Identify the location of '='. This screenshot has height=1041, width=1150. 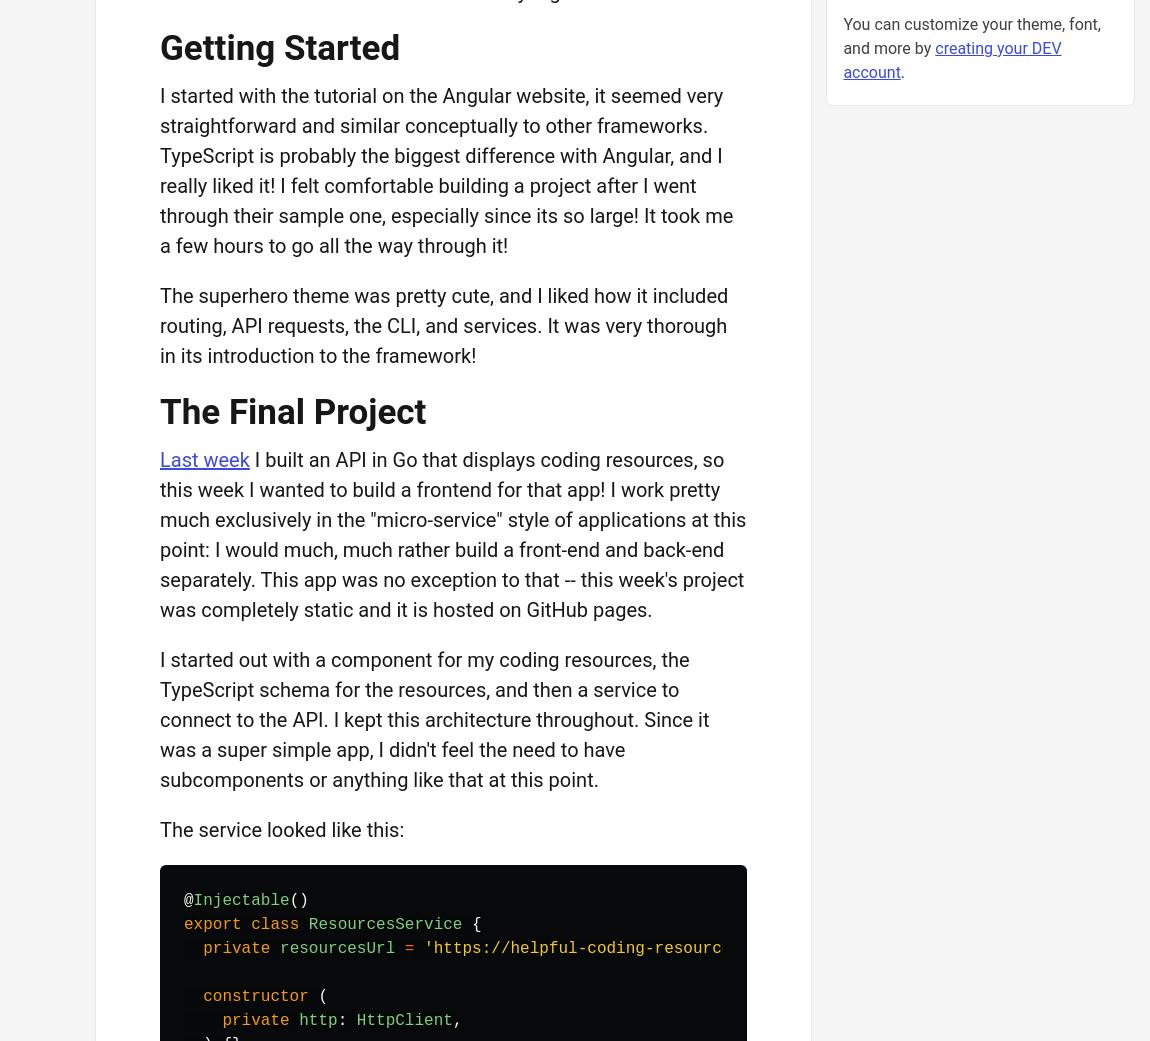
(409, 948).